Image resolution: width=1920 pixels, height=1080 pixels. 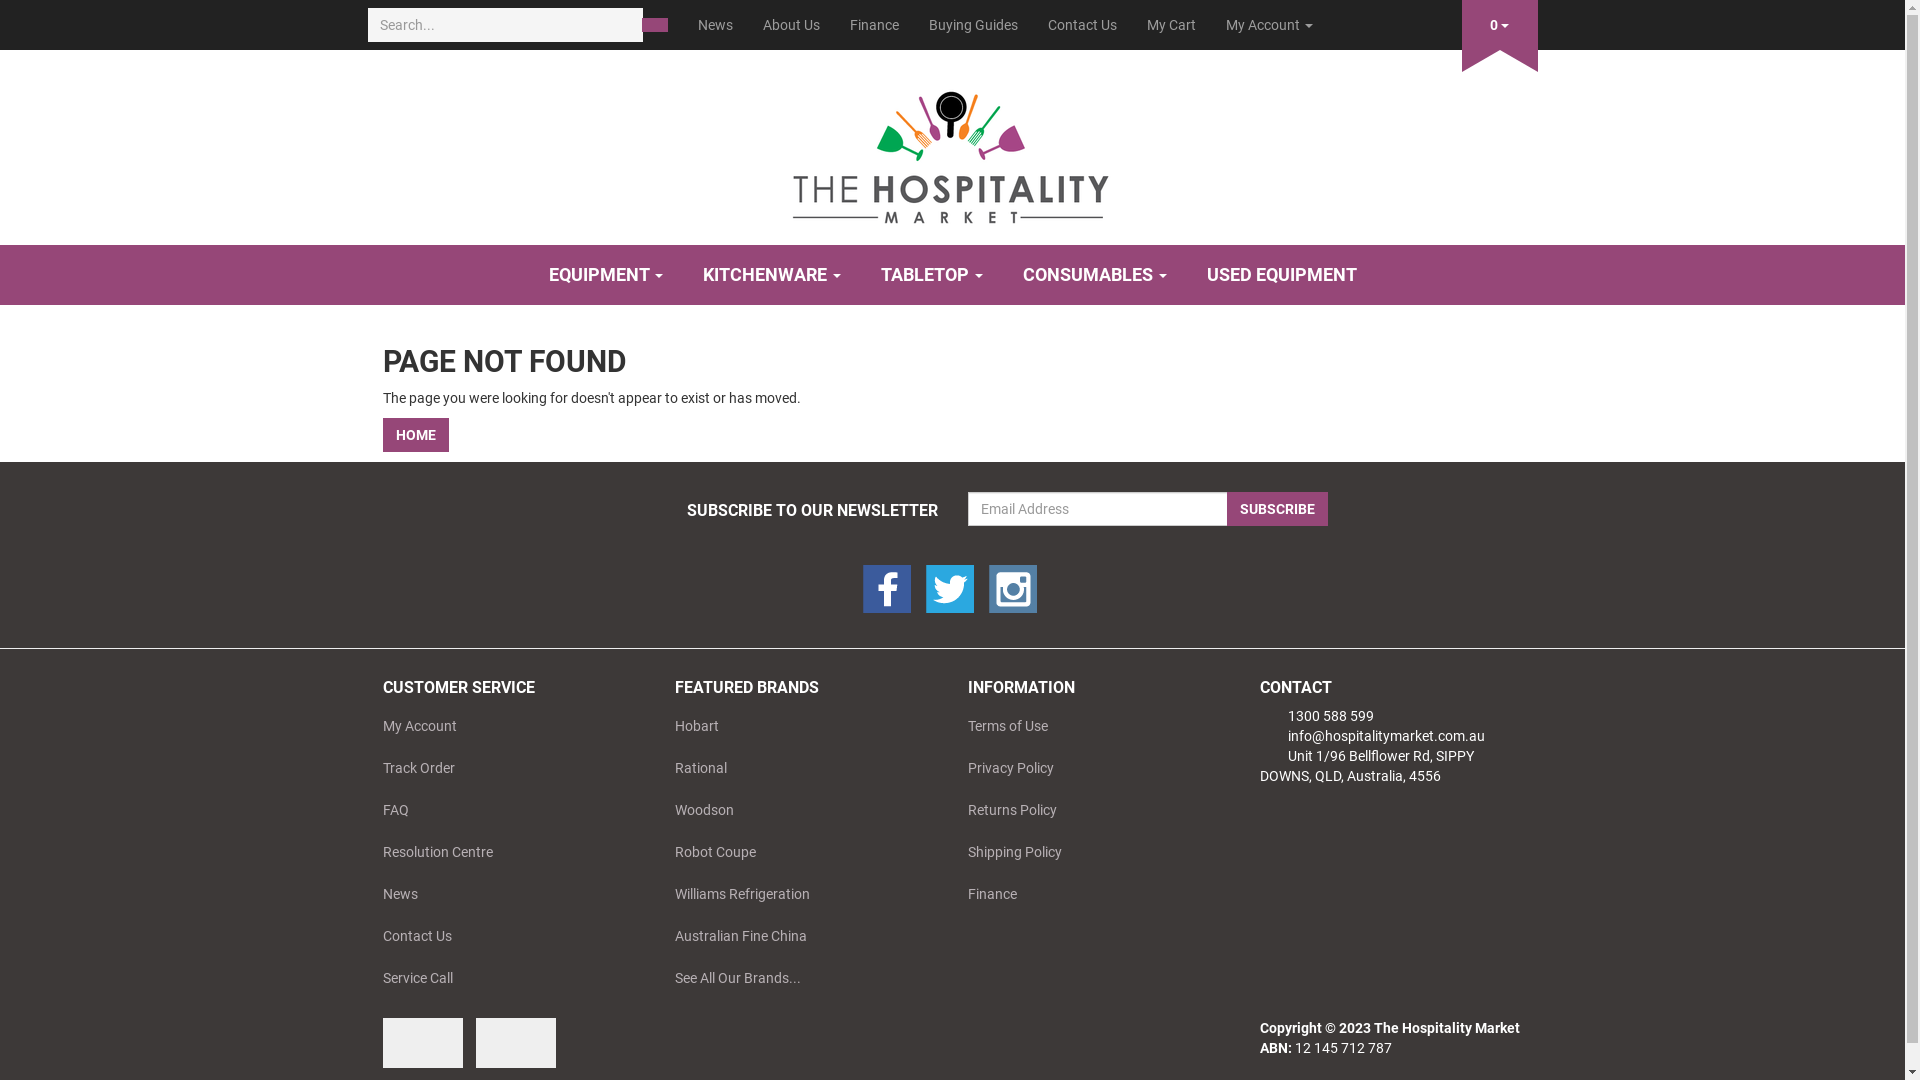 What do you see at coordinates (507, 852) in the screenshot?
I see `'Resolution Centre'` at bounding box center [507, 852].